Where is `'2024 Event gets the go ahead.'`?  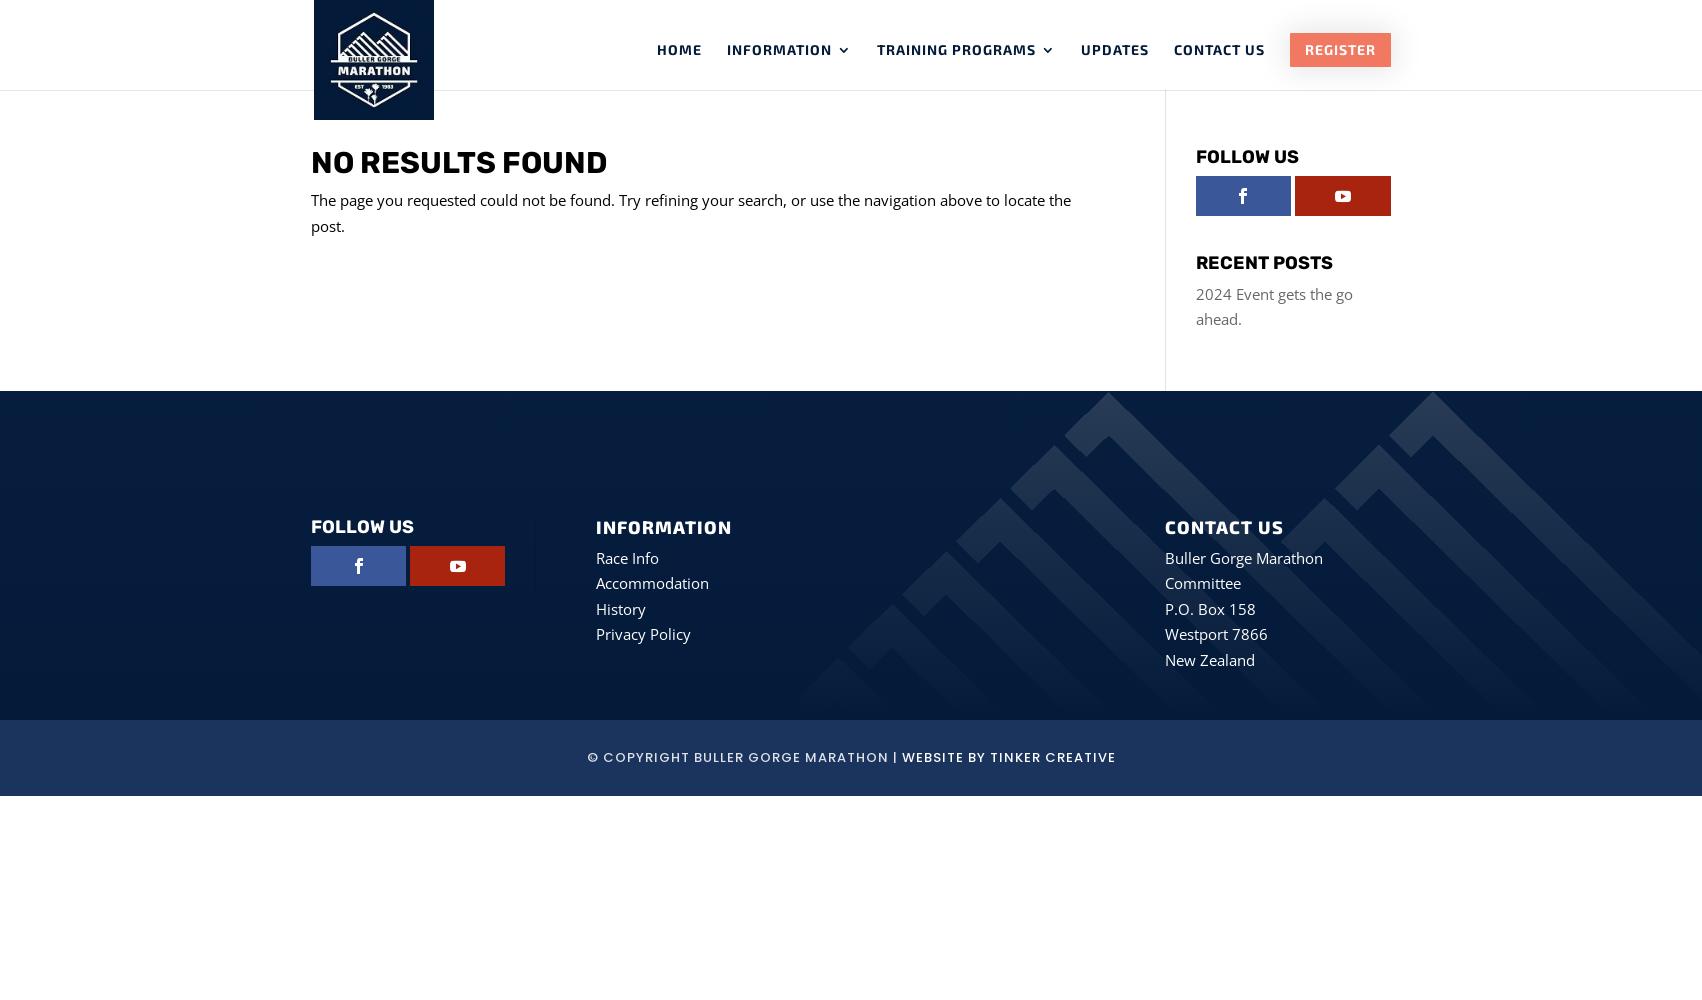 '2024 Event gets the go ahead.' is located at coordinates (1273, 306).